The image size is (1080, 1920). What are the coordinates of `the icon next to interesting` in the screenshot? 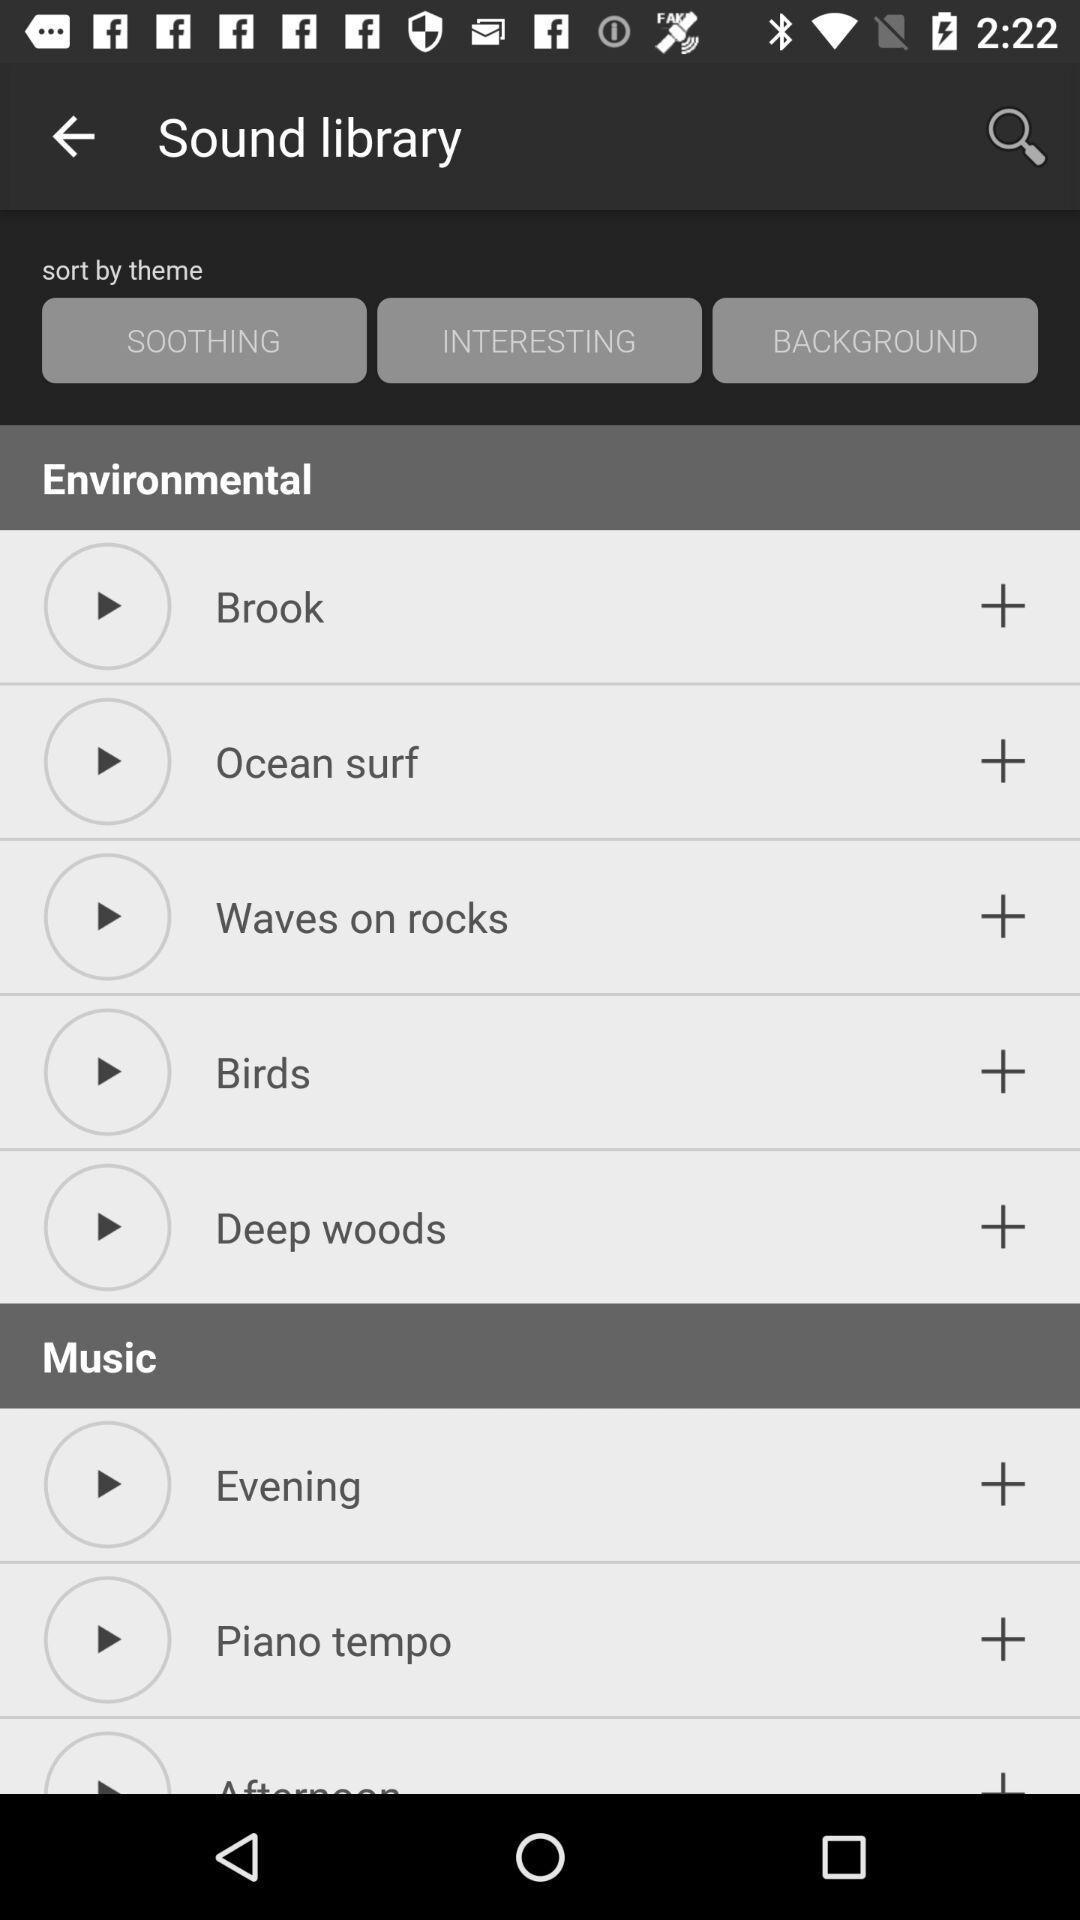 It's located at (874, 340).